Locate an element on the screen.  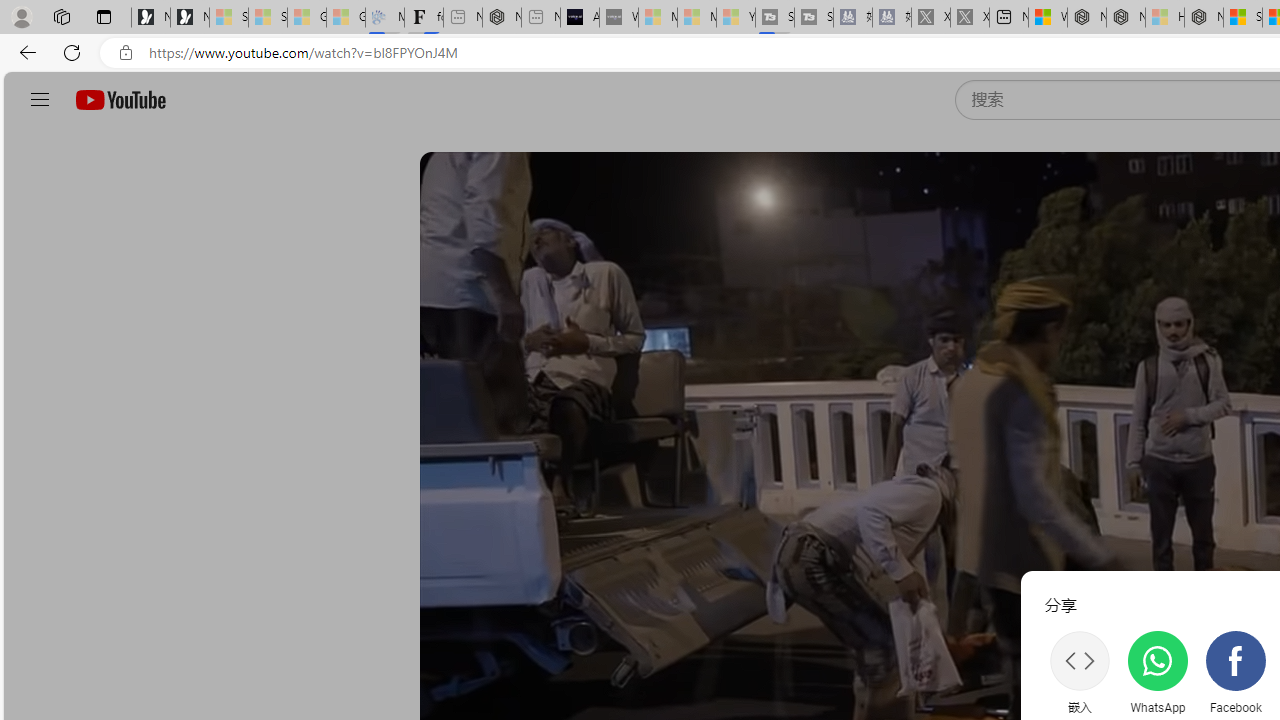
'WhatsApp' is located at coordinates (1157, 672).